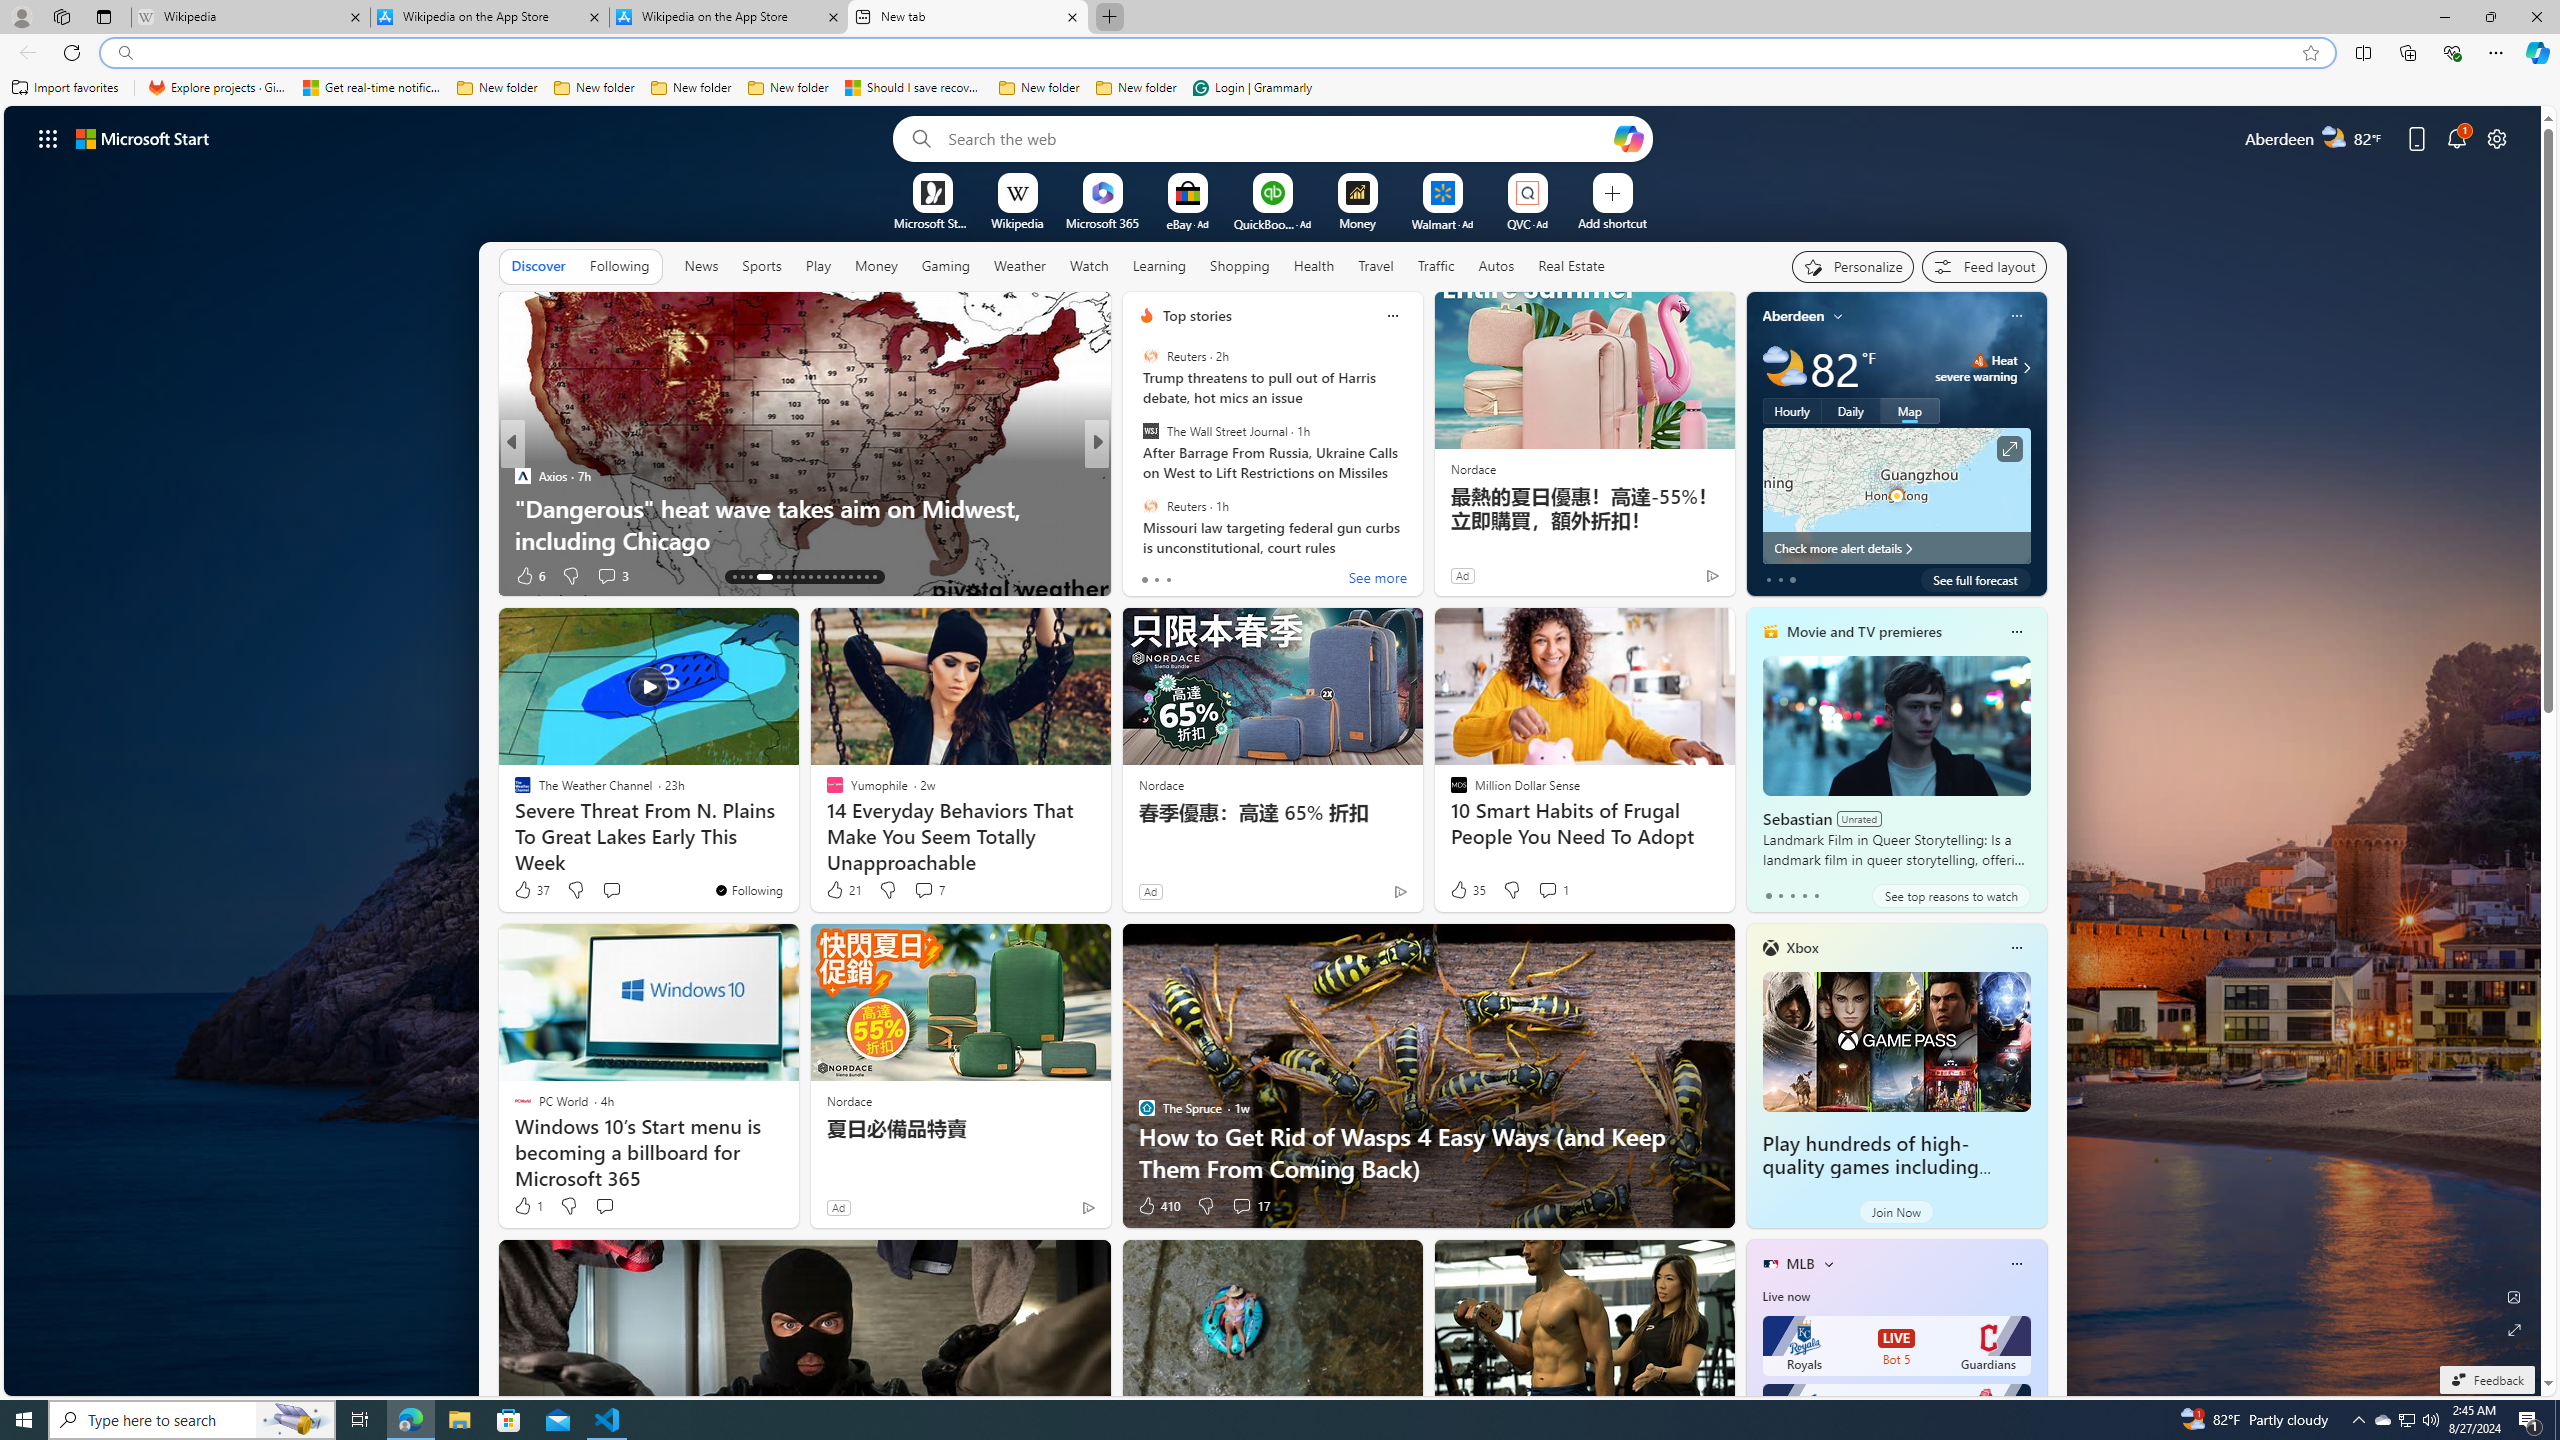  I want to click on 'View comments 17 Comment', so click(1240, 1206).